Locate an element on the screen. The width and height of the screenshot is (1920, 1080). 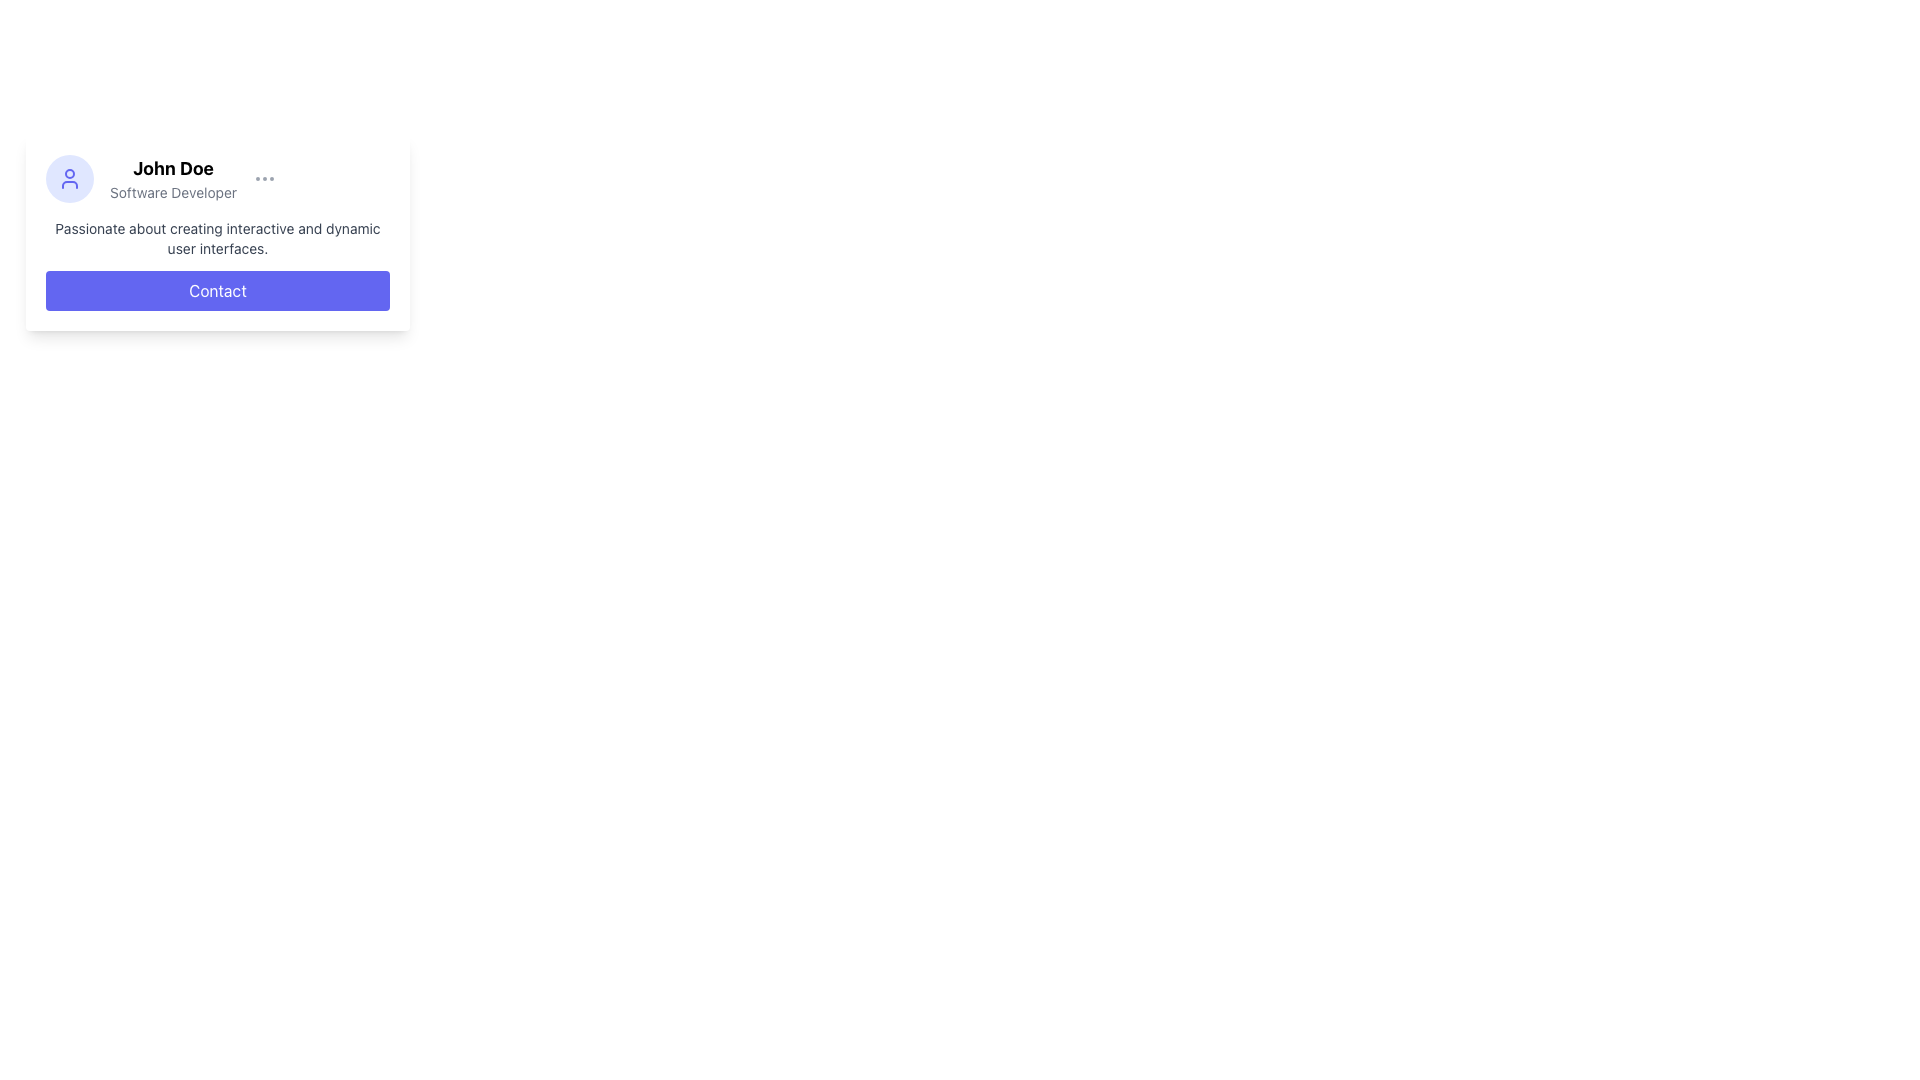
bold text label 'John Doe' which is styled with a larger font size and is the topmost element in its grouping, located above the supporting text 'Software Developer' is located at coordinates (173, 168).